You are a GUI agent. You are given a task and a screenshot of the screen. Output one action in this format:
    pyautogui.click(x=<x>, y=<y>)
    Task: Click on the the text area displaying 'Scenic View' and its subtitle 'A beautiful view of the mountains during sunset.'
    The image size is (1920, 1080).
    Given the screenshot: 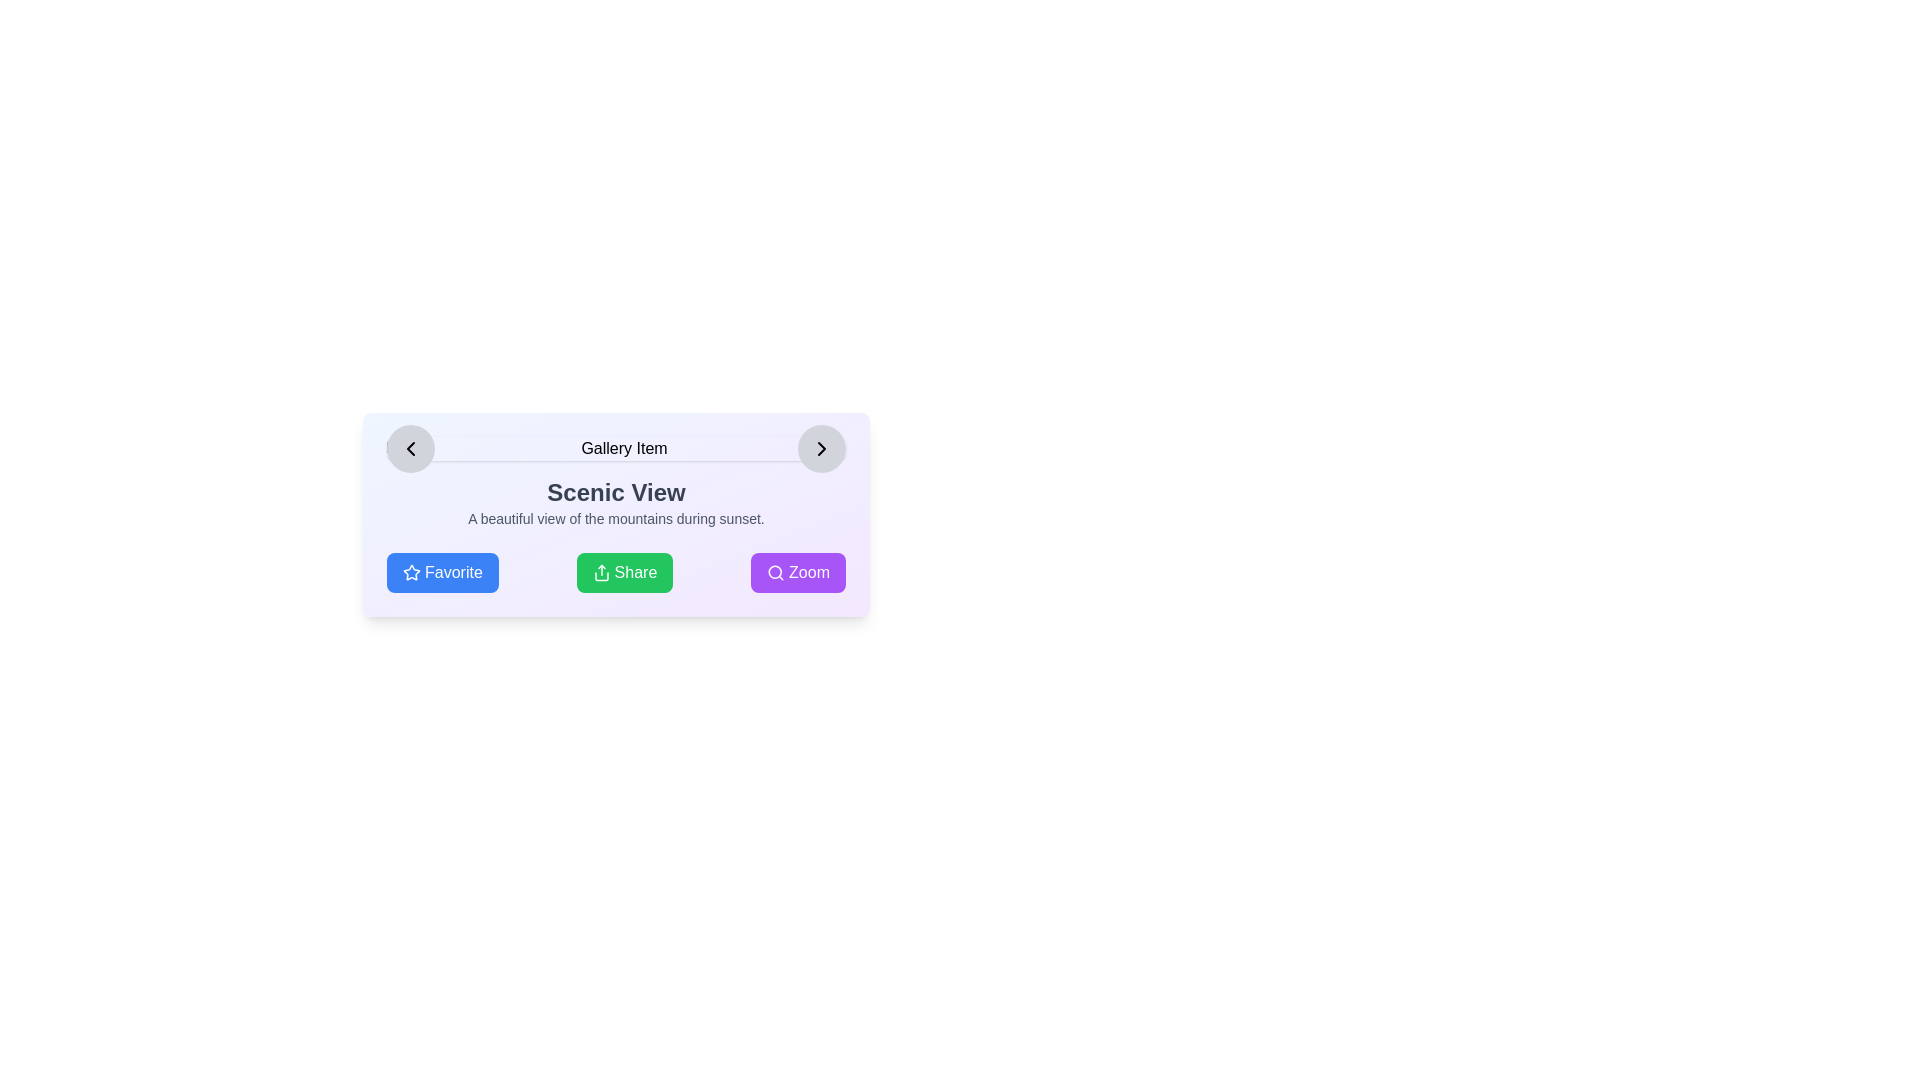 What is the action you would take?
    pyautogui.click(x=615, y=501)
    